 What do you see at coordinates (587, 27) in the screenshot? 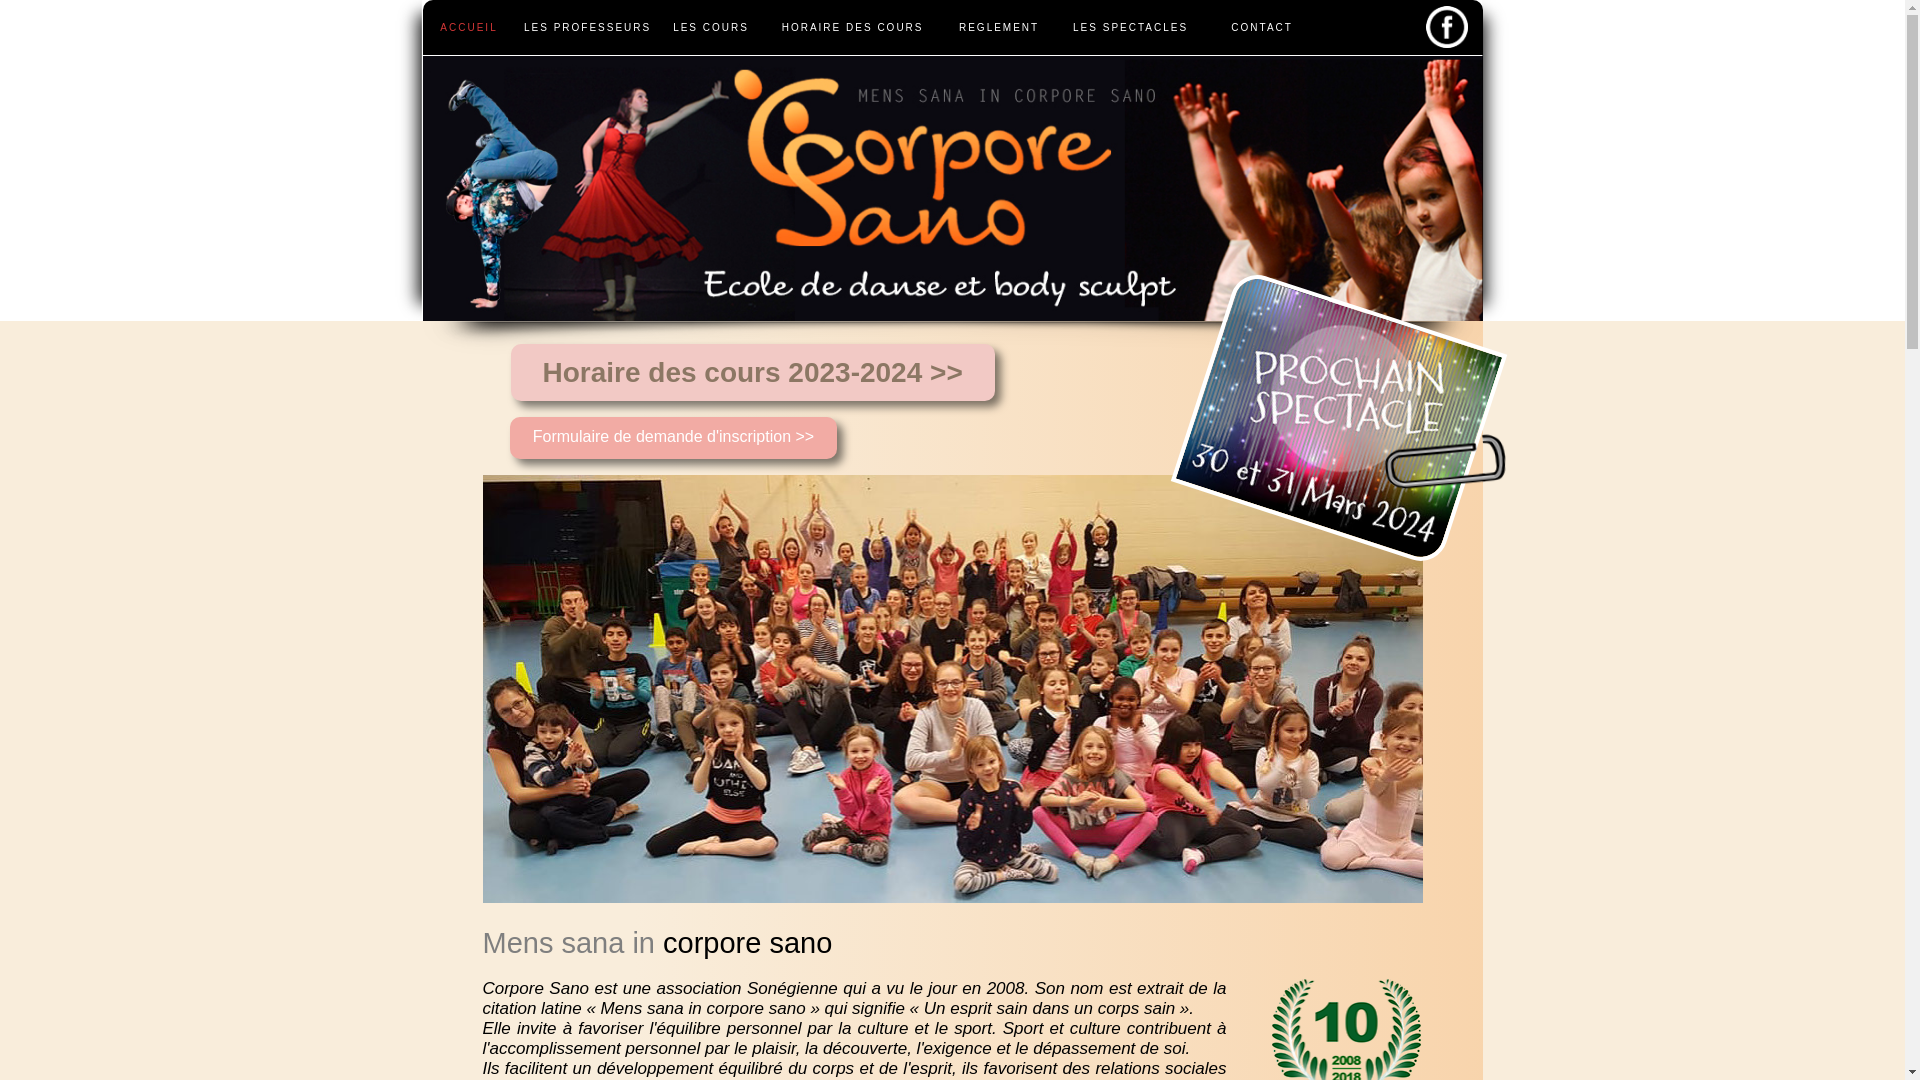
I see `'LES PROFESSEURS'` at bounding box center [587, 27].